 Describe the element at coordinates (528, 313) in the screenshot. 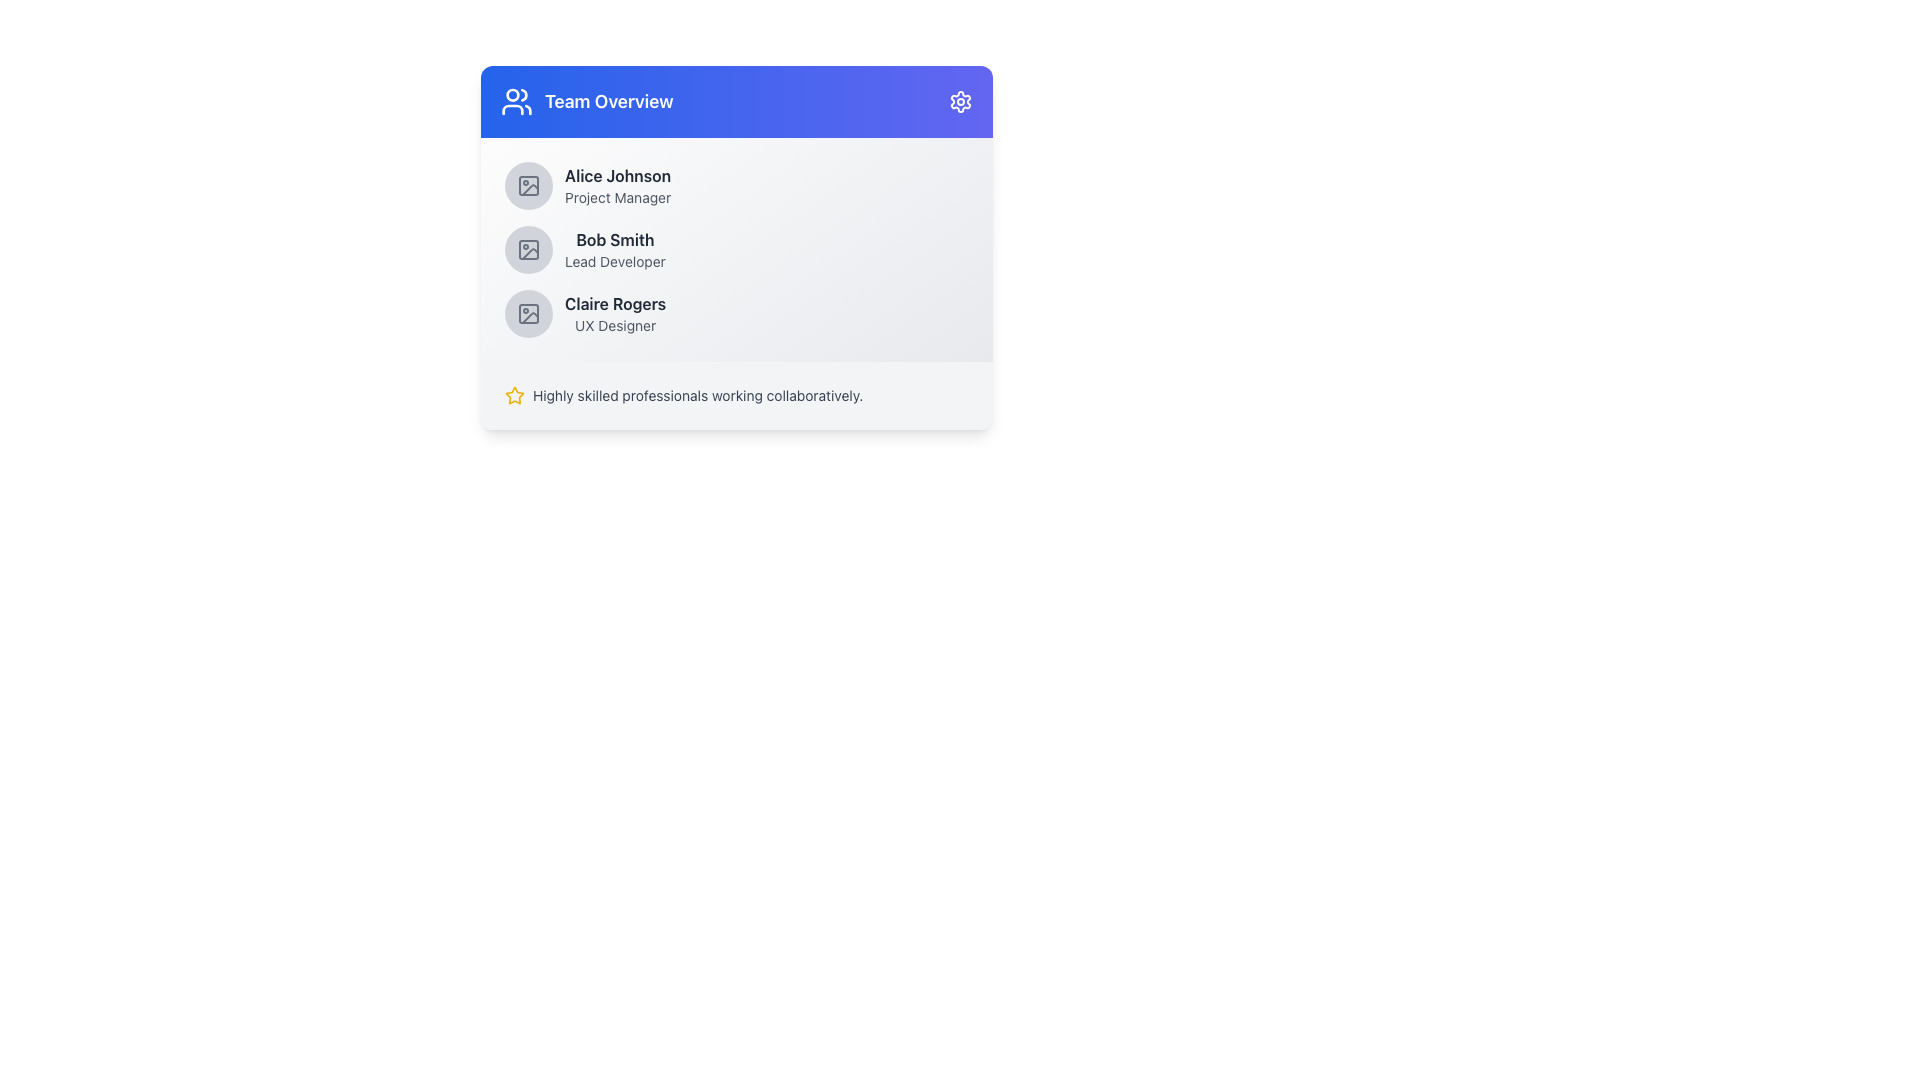

I see `the circular Placeholder or Avatar Icon representing the team member 'Claire Rogers' in the 'Team Overview' panel` at that location.